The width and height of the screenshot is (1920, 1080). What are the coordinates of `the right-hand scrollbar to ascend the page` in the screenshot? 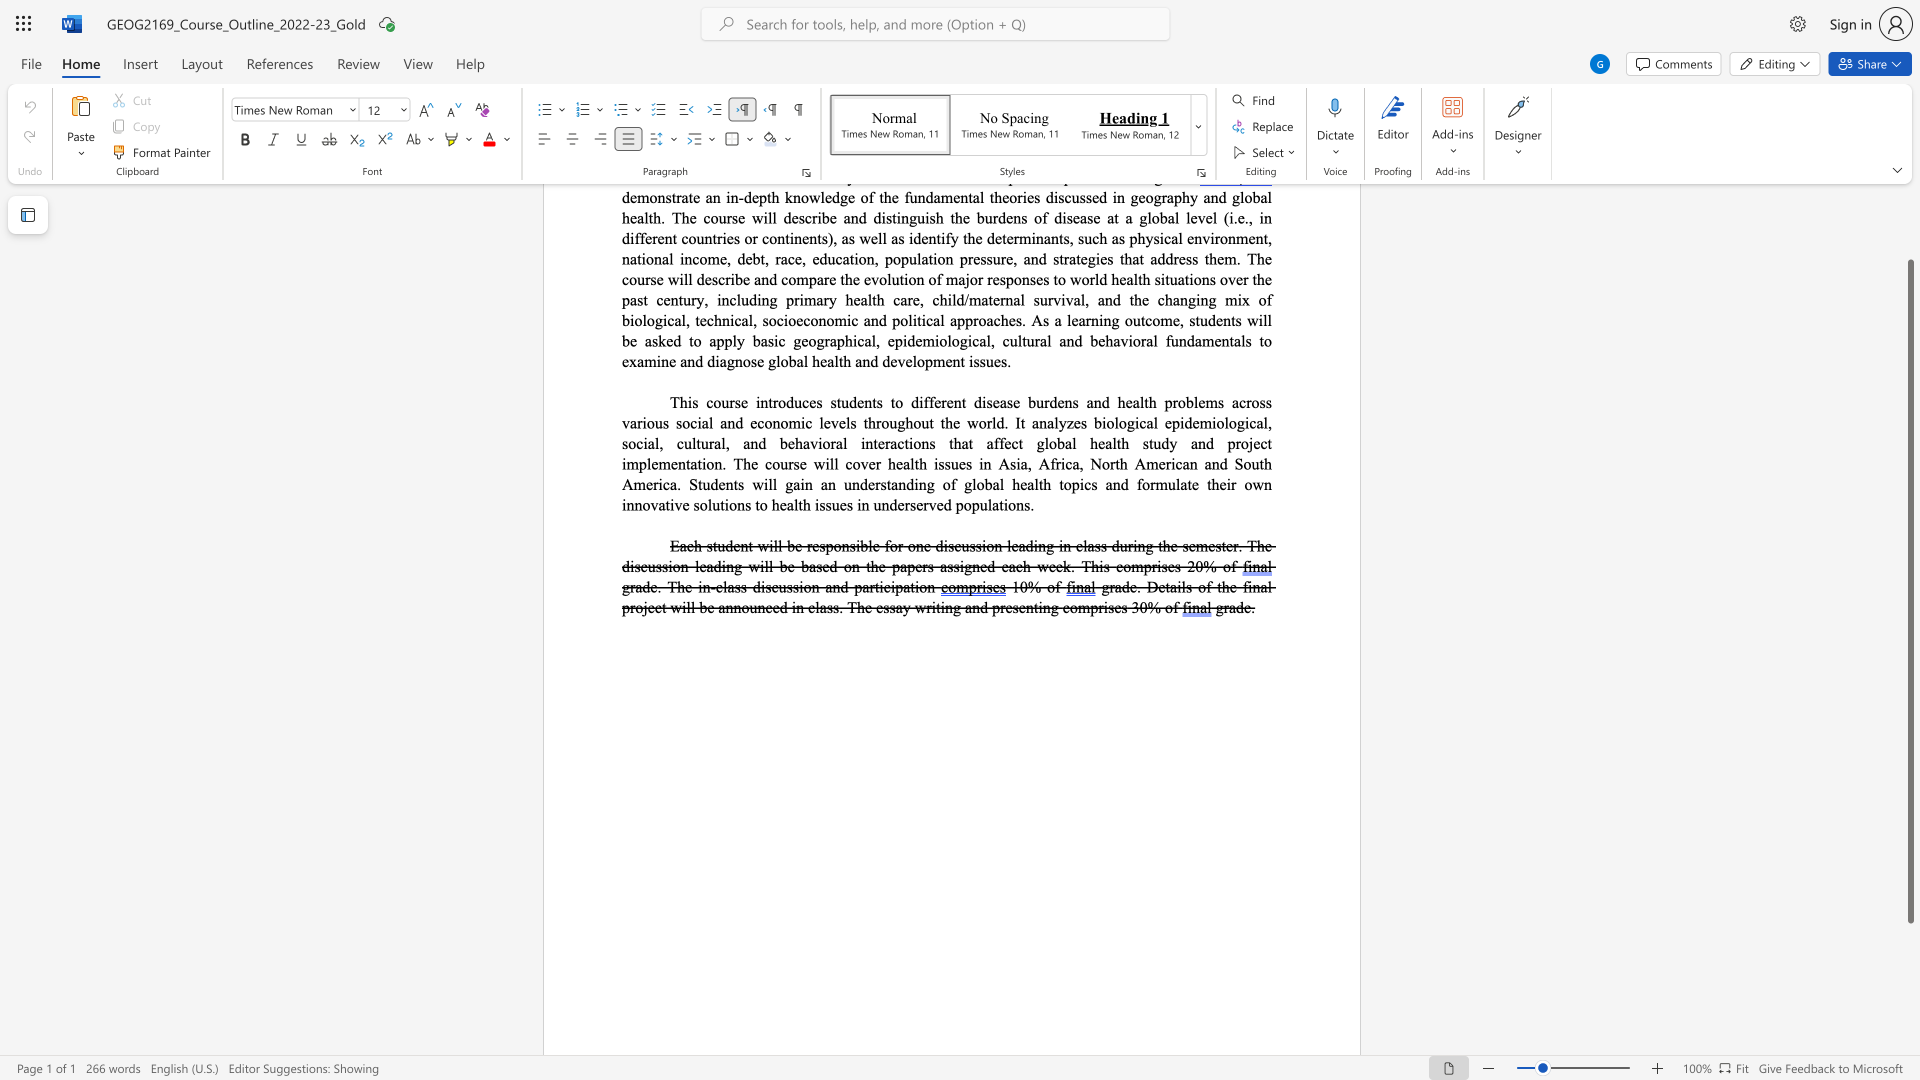 It's located at (1909, 209).